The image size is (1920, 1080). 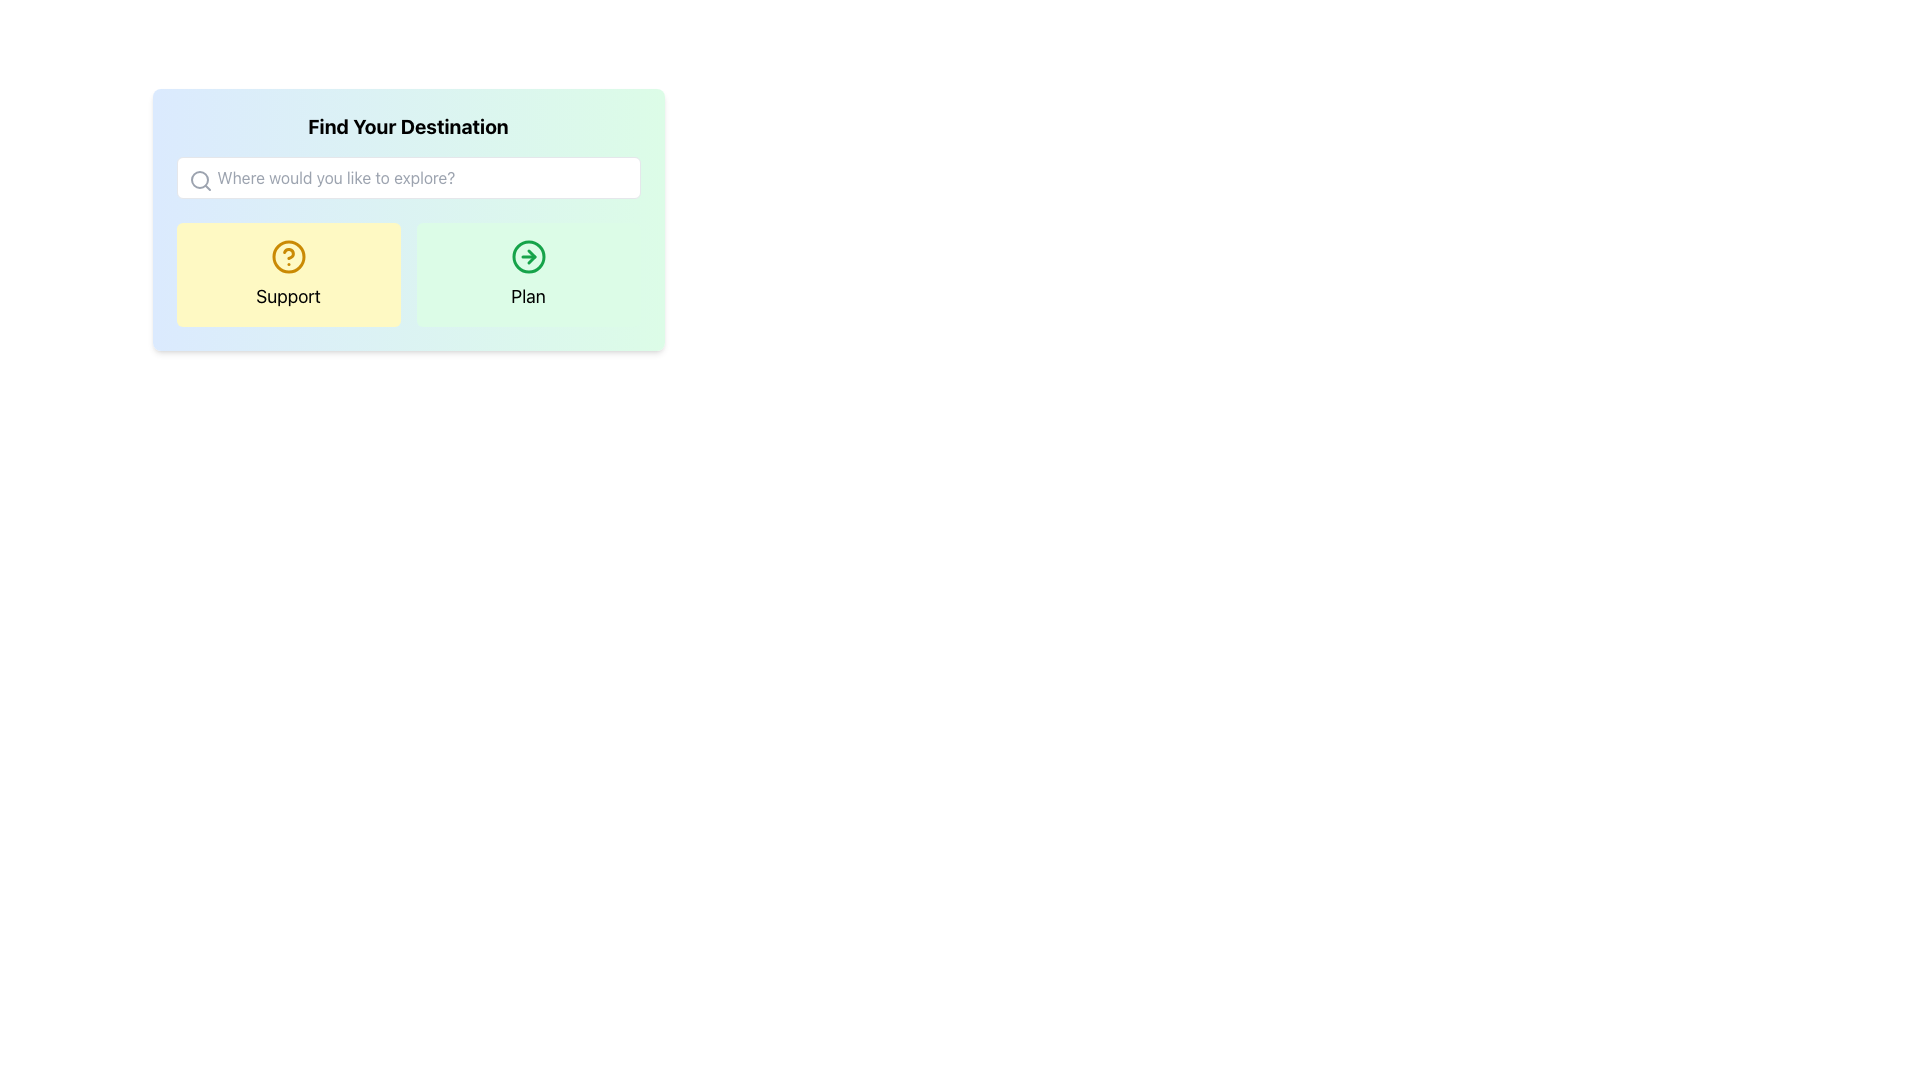 I want to click on the green circular arrow icon in the 'Plan' section, so click(x=528, y=256).